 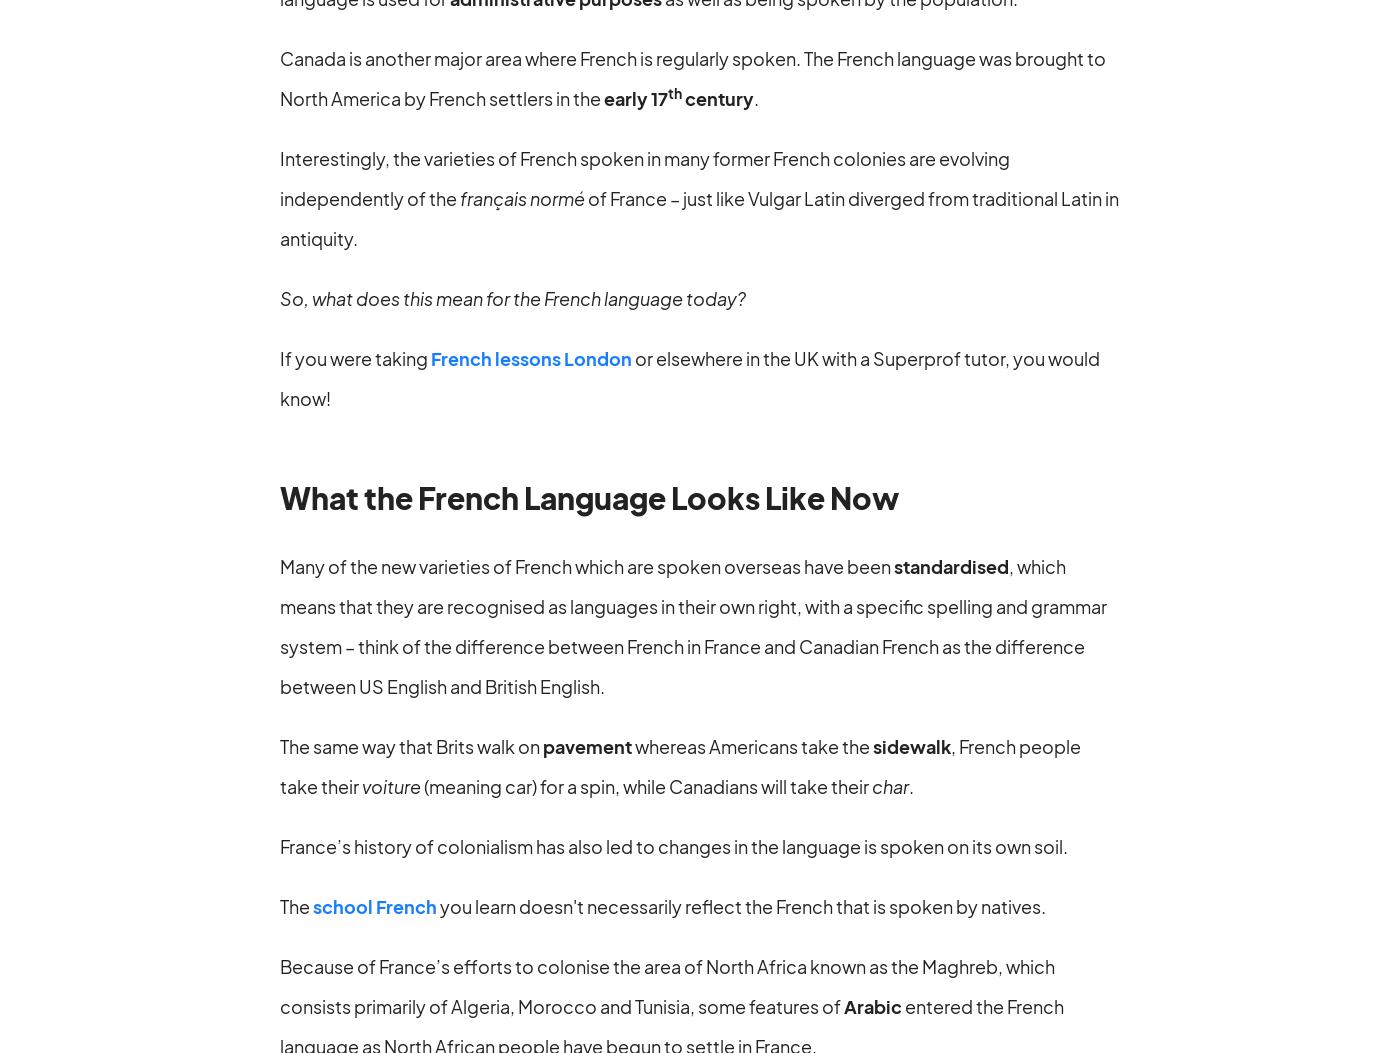 What do you see at coordinates (673, 844) in the screenshot?
I see `'France’s history of colonialism has also led to changes in the language is spoken on its own soil.'` at bounding box center [673, 844].